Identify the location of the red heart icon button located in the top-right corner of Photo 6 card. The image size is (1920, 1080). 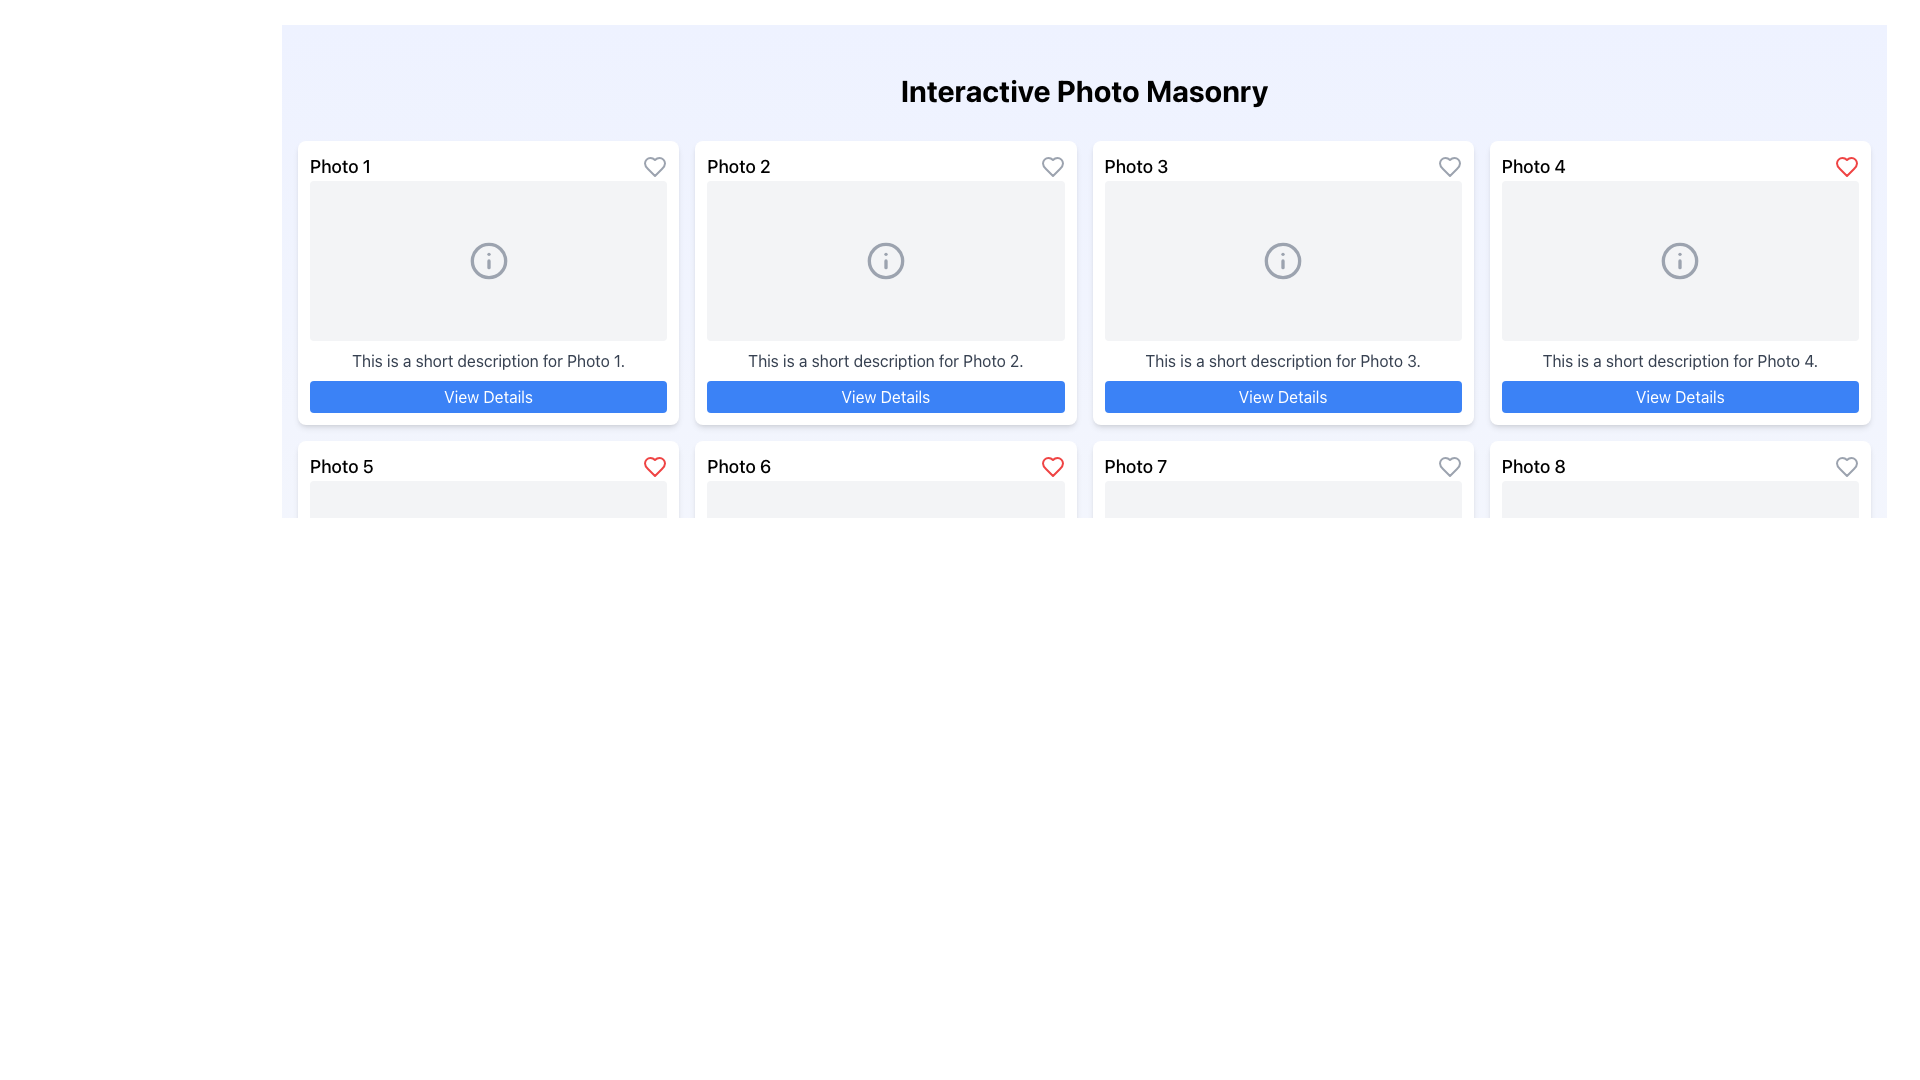
(1051, 466).